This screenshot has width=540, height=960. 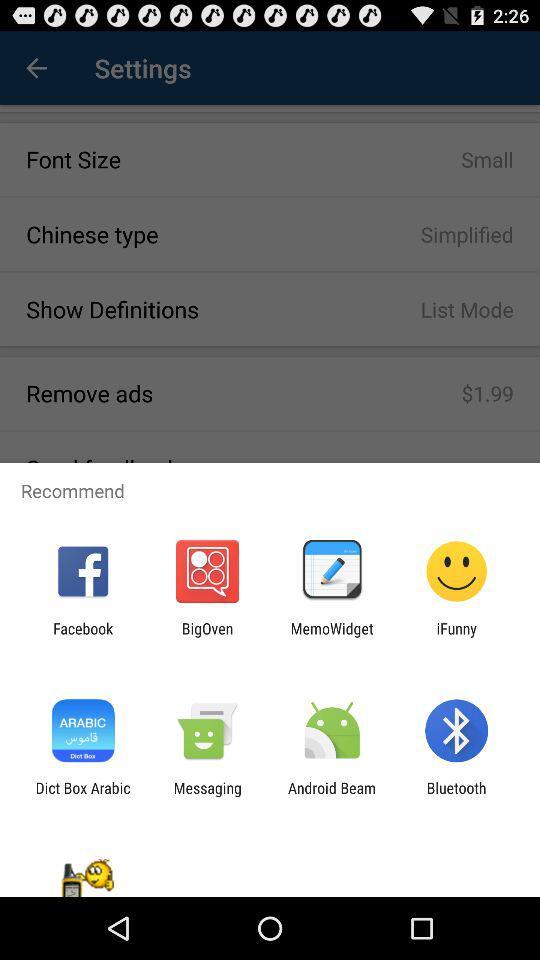 I want to click on app to the left of the bluetooth item, so click(x=332, y=796).